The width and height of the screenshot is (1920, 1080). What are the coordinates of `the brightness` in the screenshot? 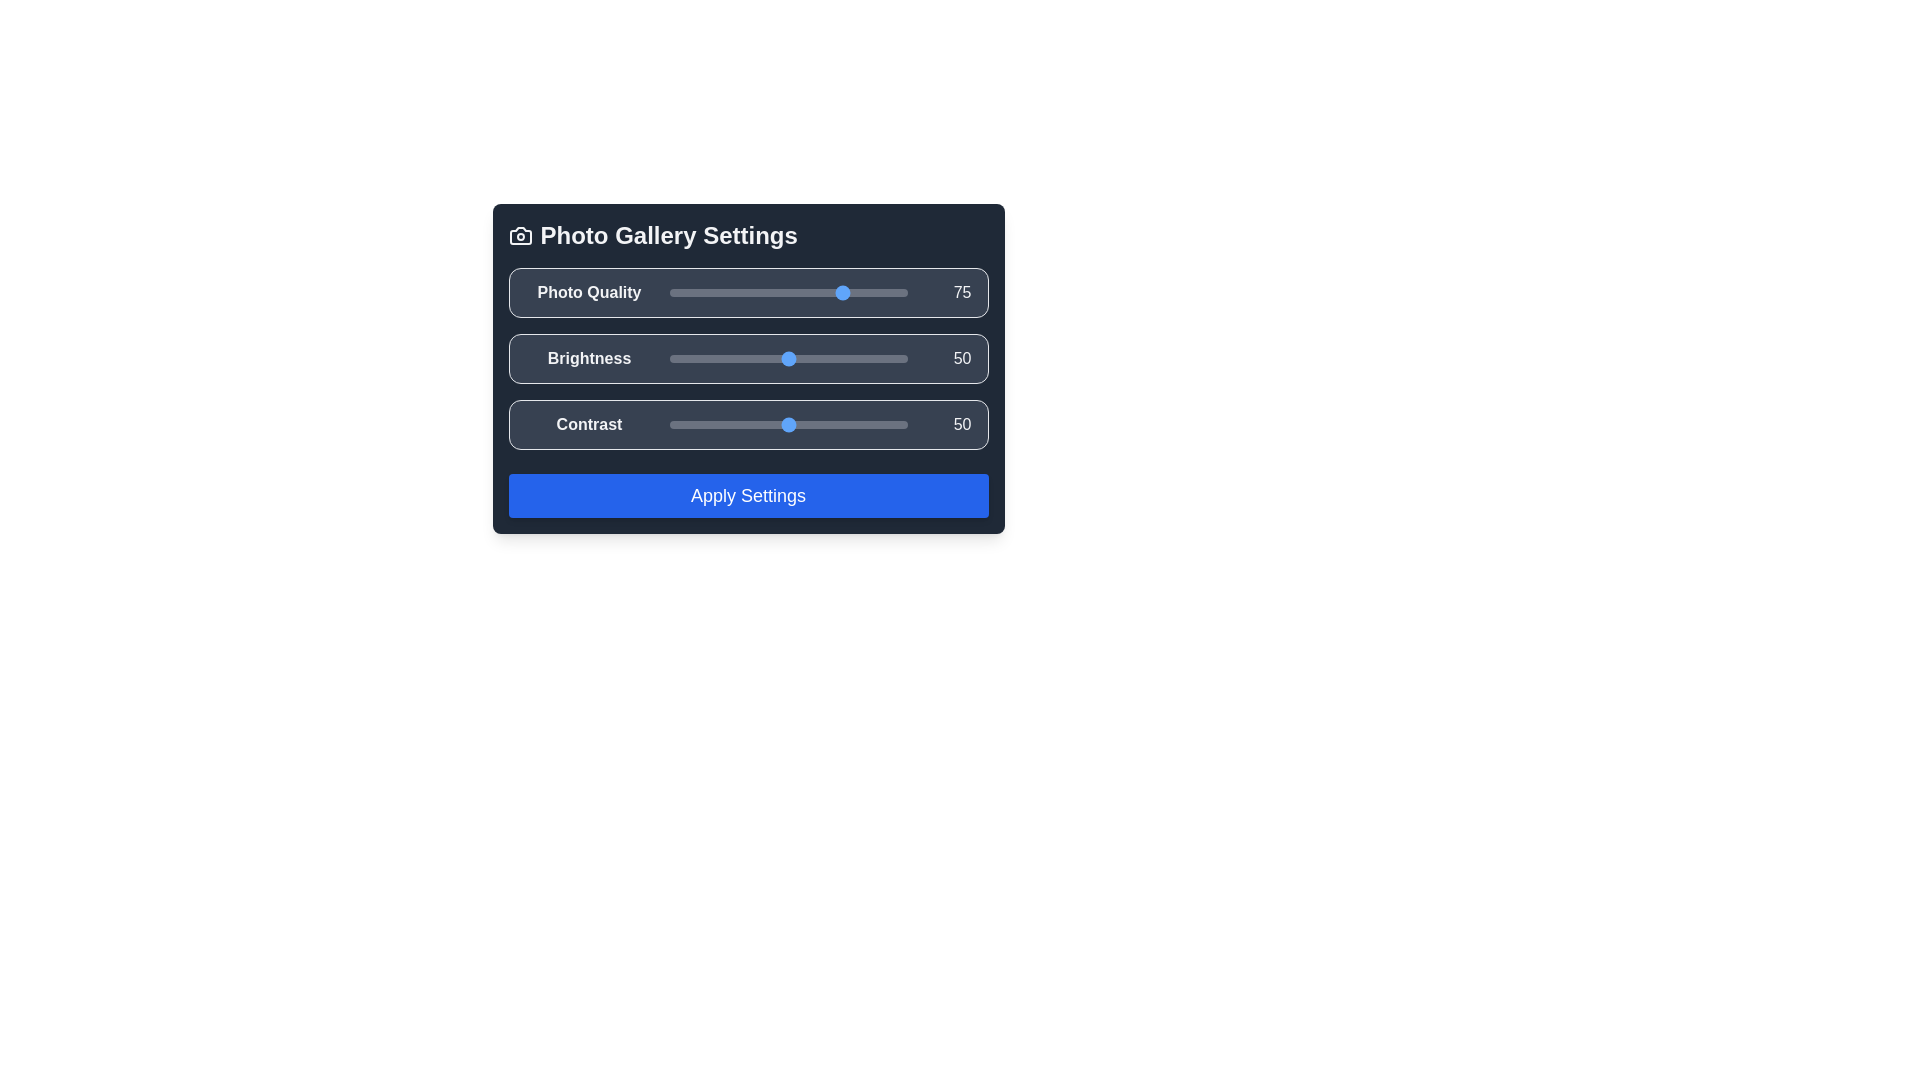 It's located at (773, 357).